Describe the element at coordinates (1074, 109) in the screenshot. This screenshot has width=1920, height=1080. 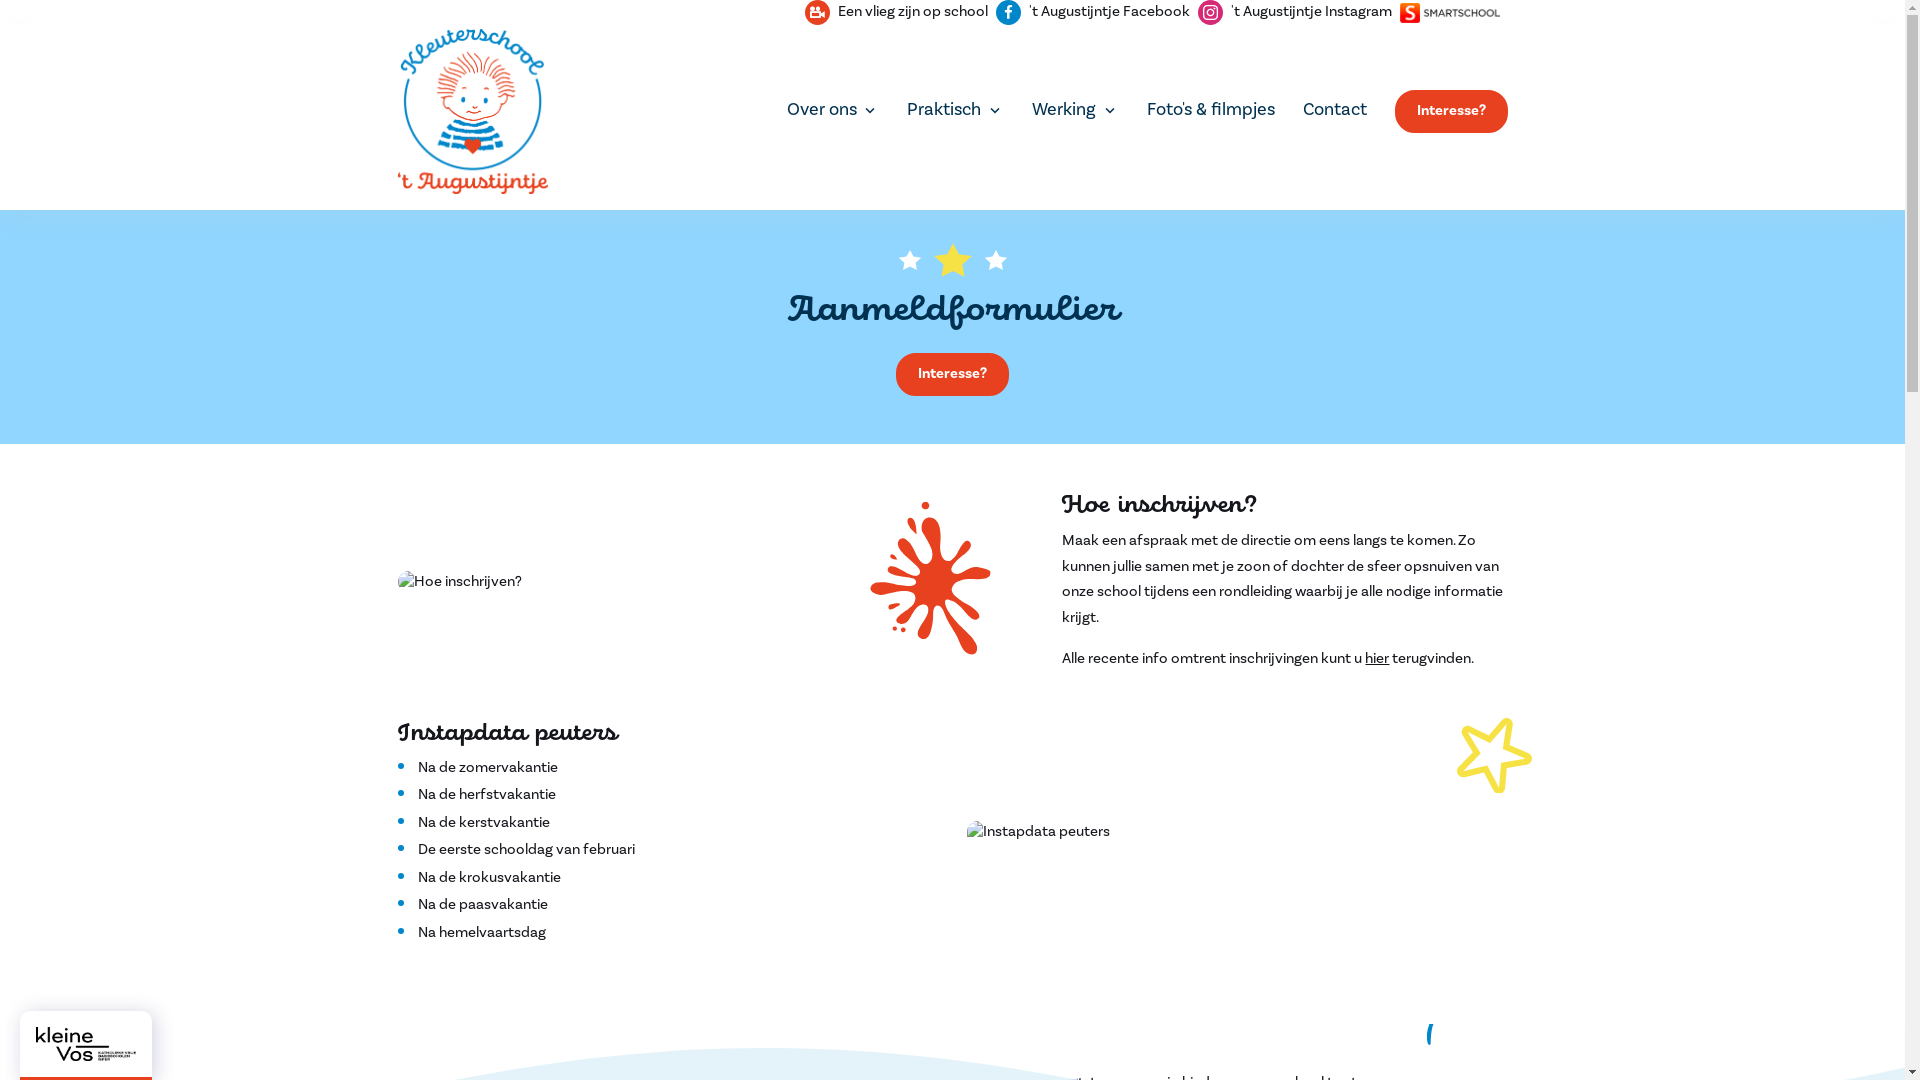
I see `'Werking'` at that location.